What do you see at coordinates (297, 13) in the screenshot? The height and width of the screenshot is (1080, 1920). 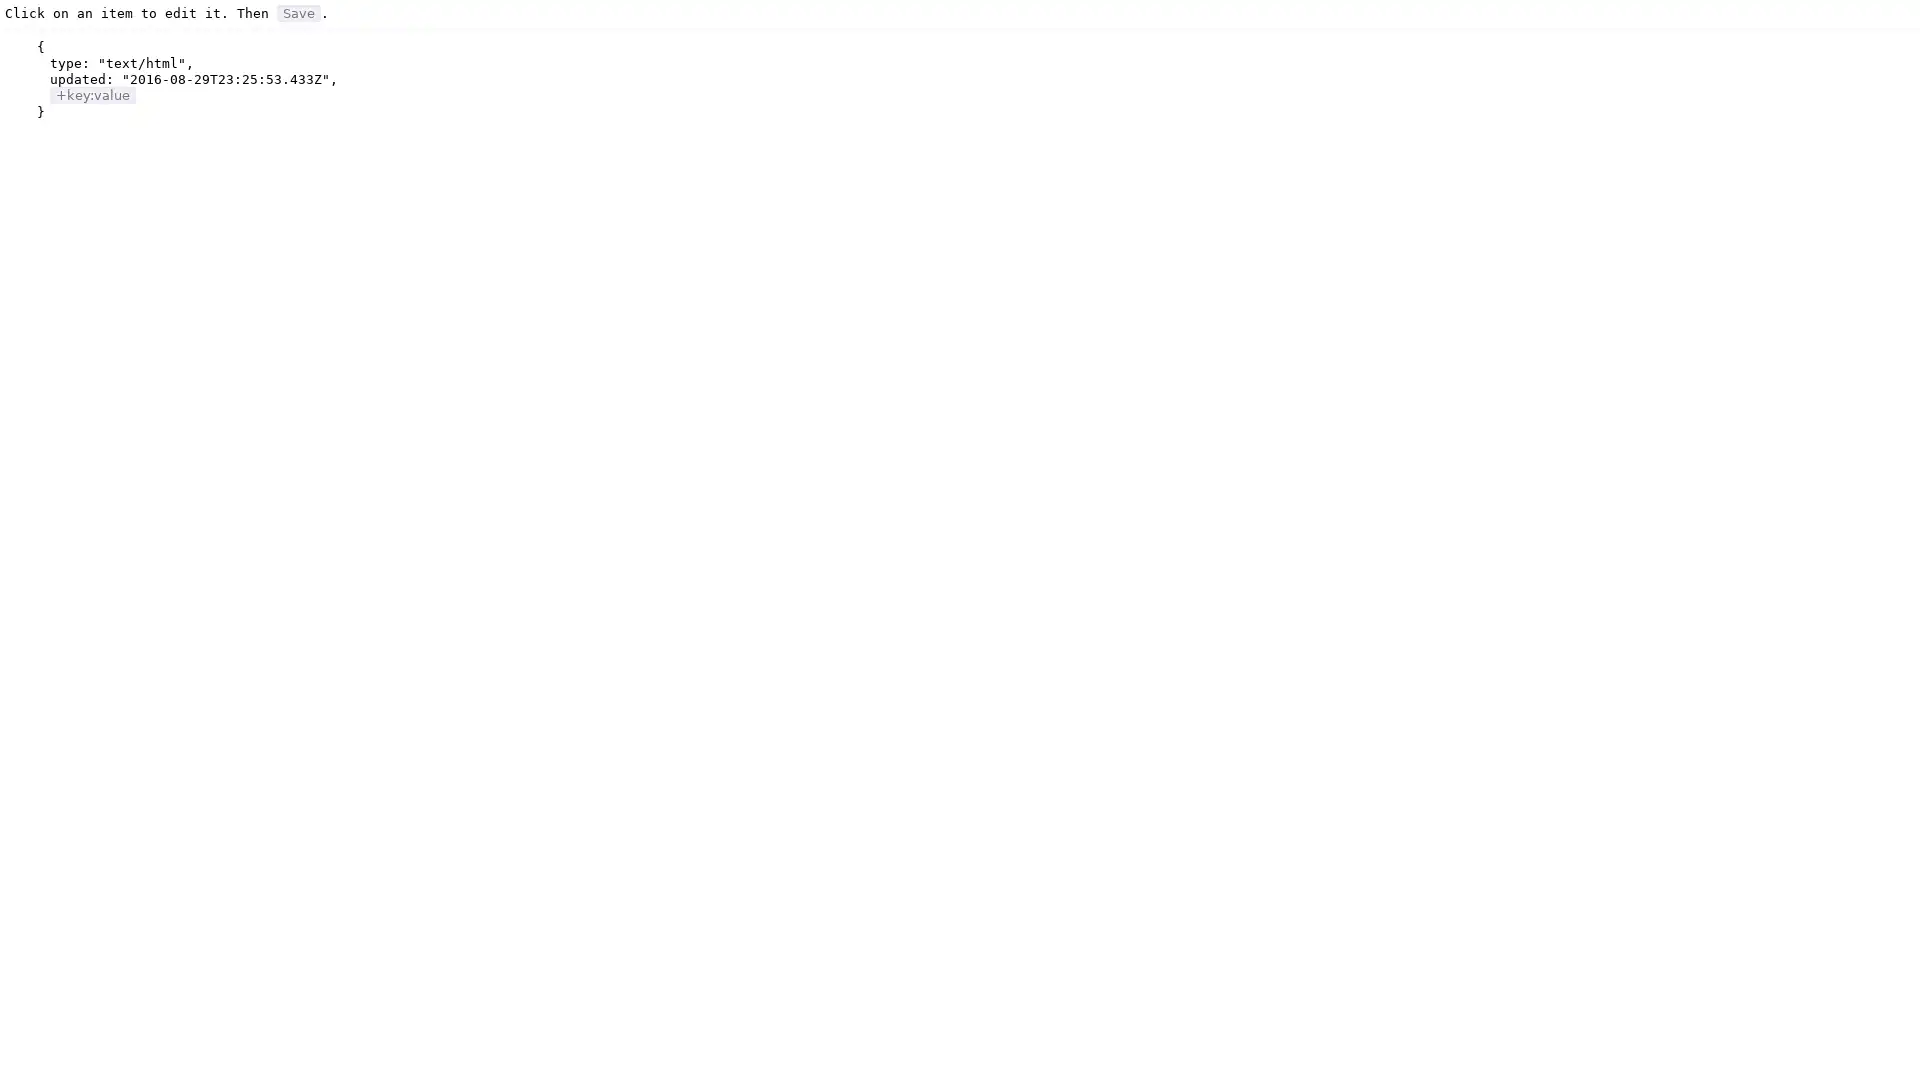 I see `Save` at bounding box center [297, 13].